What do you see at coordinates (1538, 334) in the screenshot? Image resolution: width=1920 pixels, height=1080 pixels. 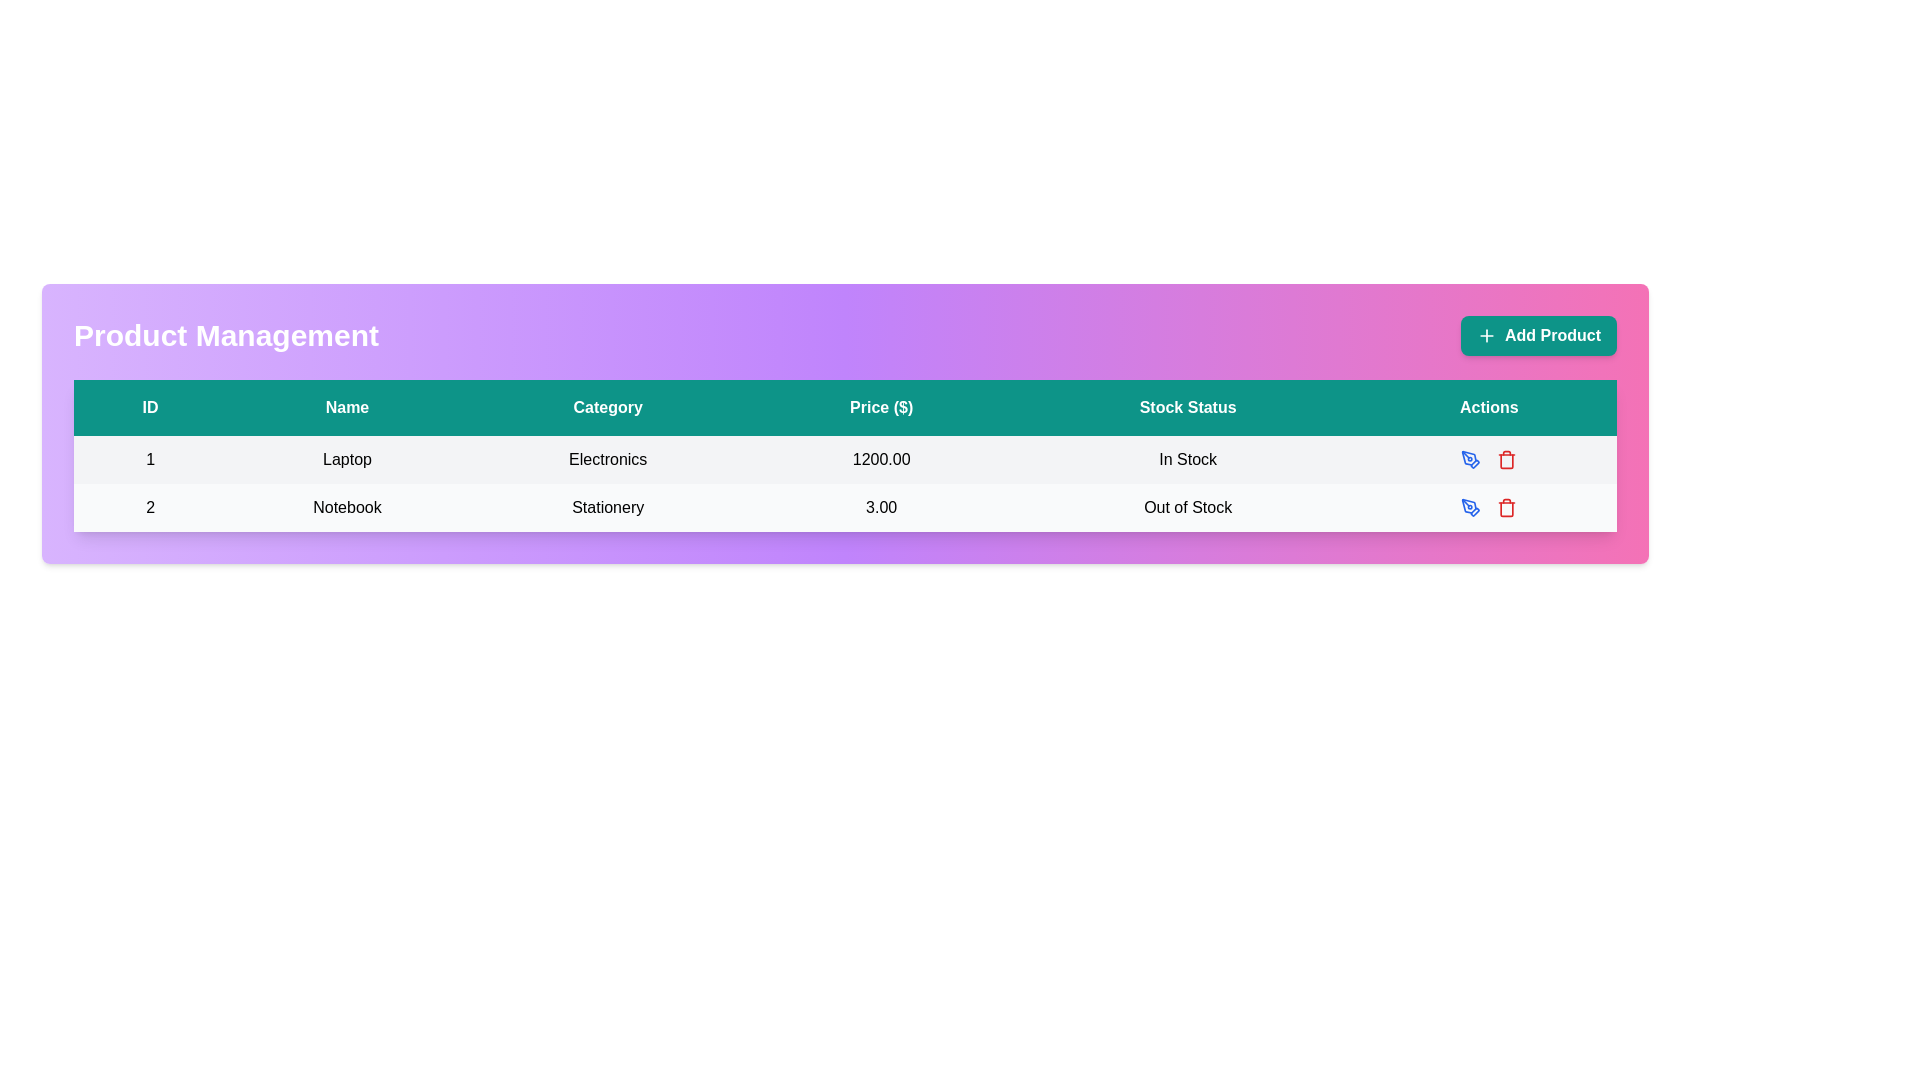 I see `the 'Add Product' button, which has a teal background, white text, rounded corners, and a 'plus' icon, located on the right-hand side of the 'Product Management' title` at bounding box center [1538, 334].